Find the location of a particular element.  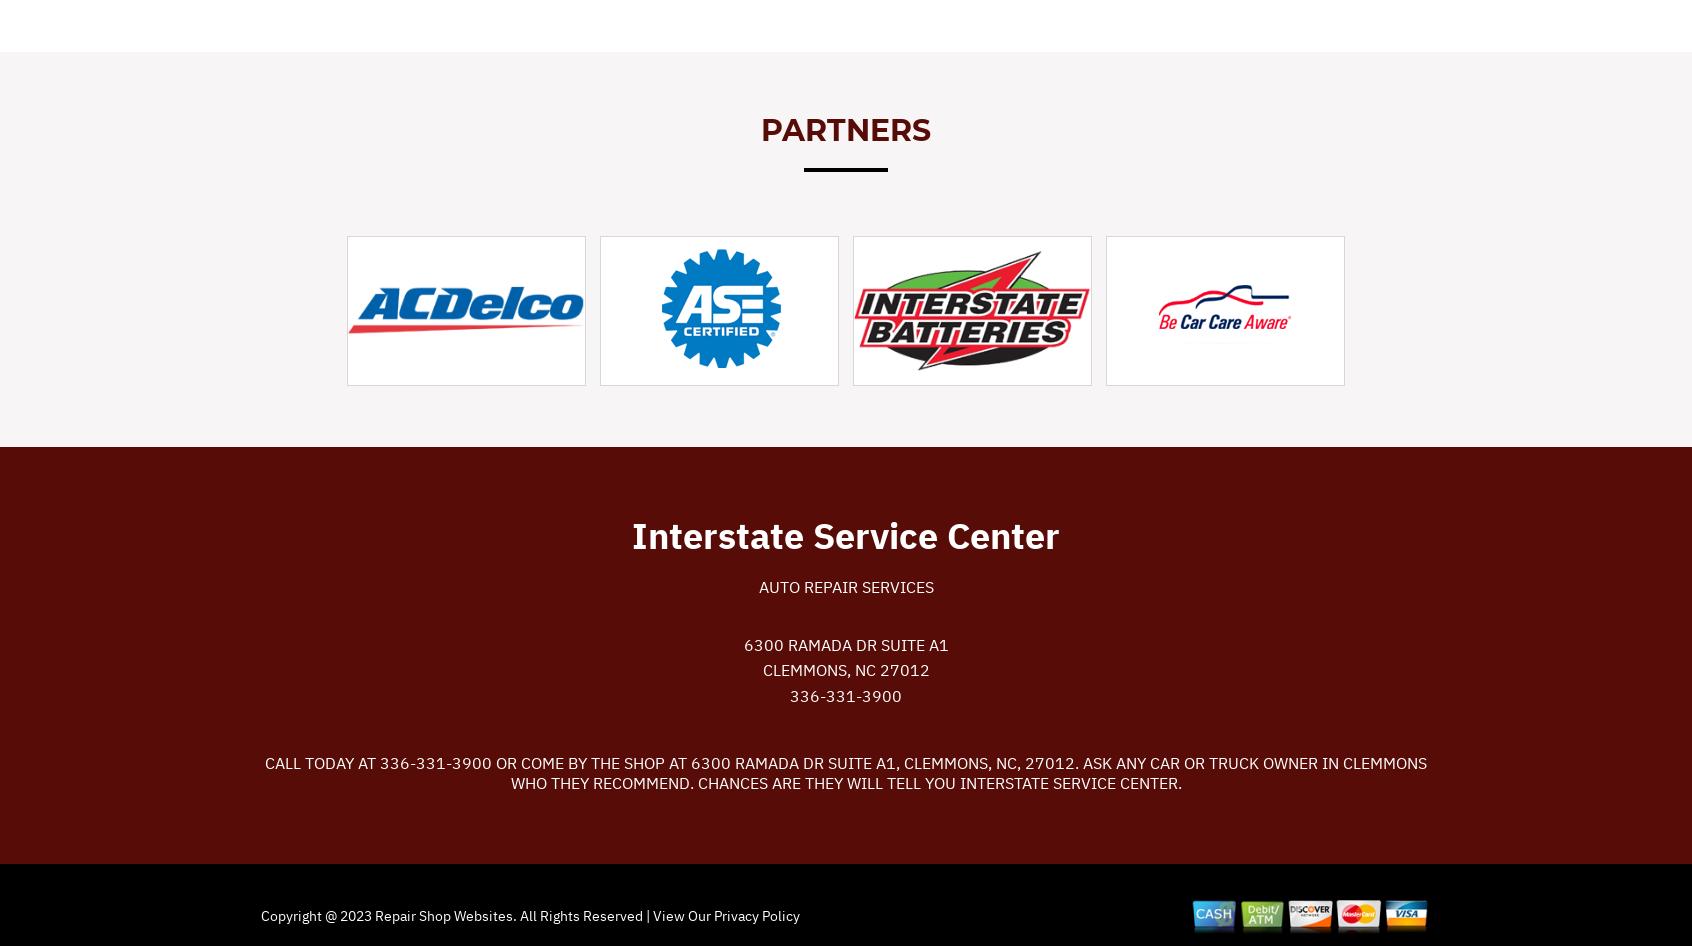

'Interstate Service Center' is located at coordinates (630, 534).